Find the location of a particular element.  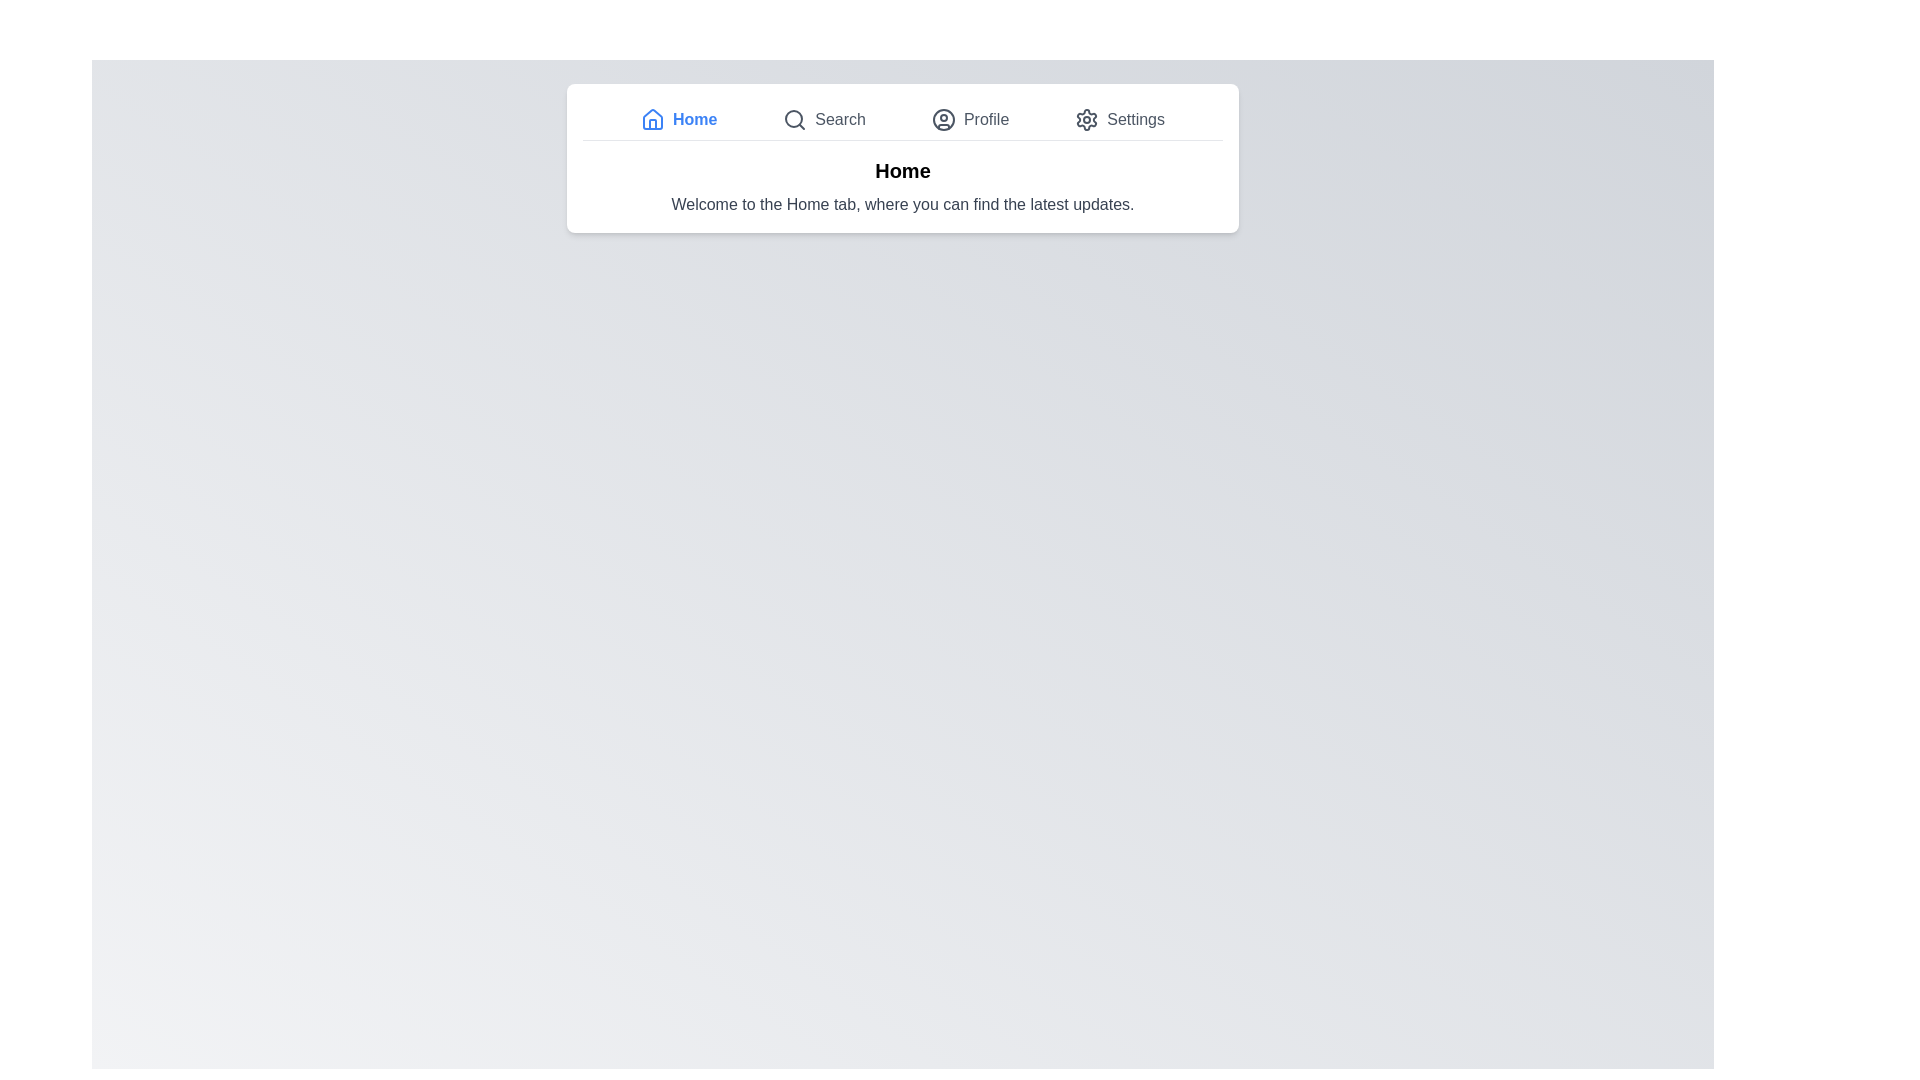

the 'Profile' menu item is located at coordinates (970, 119).